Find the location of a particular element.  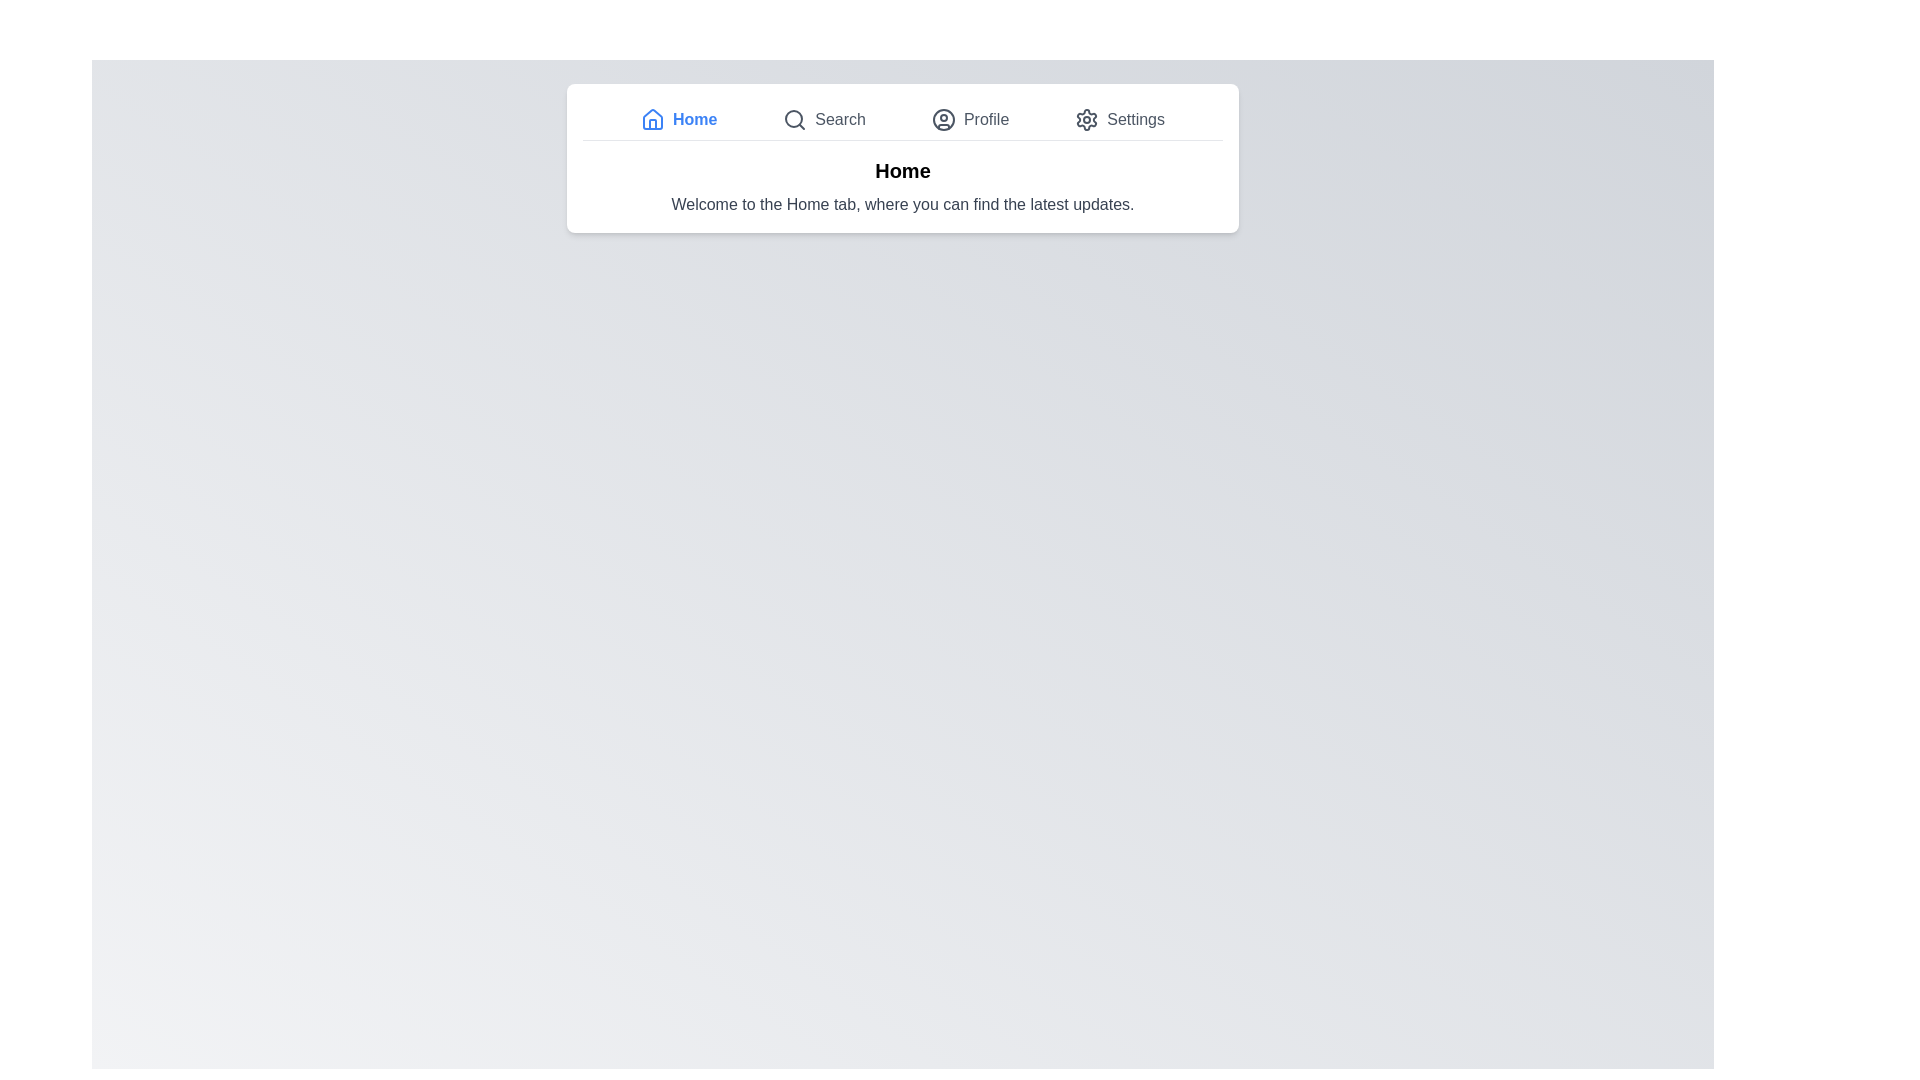

the 'Profile' menu item is located at coordinates (970, 119).